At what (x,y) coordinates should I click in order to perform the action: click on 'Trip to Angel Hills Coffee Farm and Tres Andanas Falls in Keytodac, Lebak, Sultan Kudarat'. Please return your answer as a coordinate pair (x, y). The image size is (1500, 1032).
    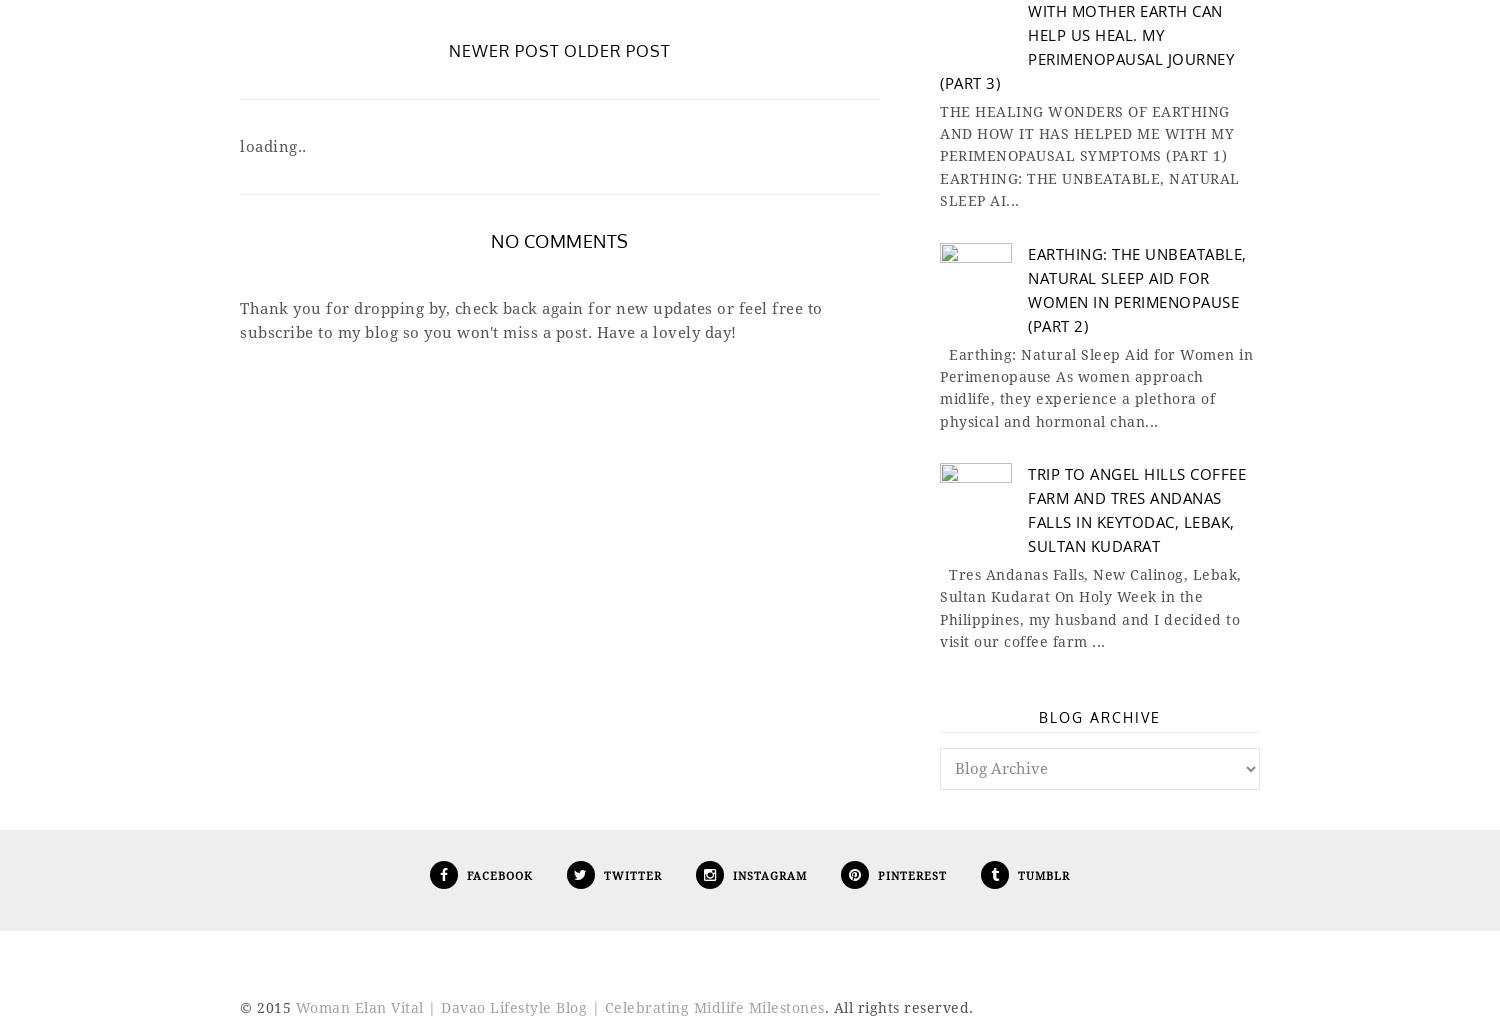
    Looking at the image, I should click on (1137, 509).